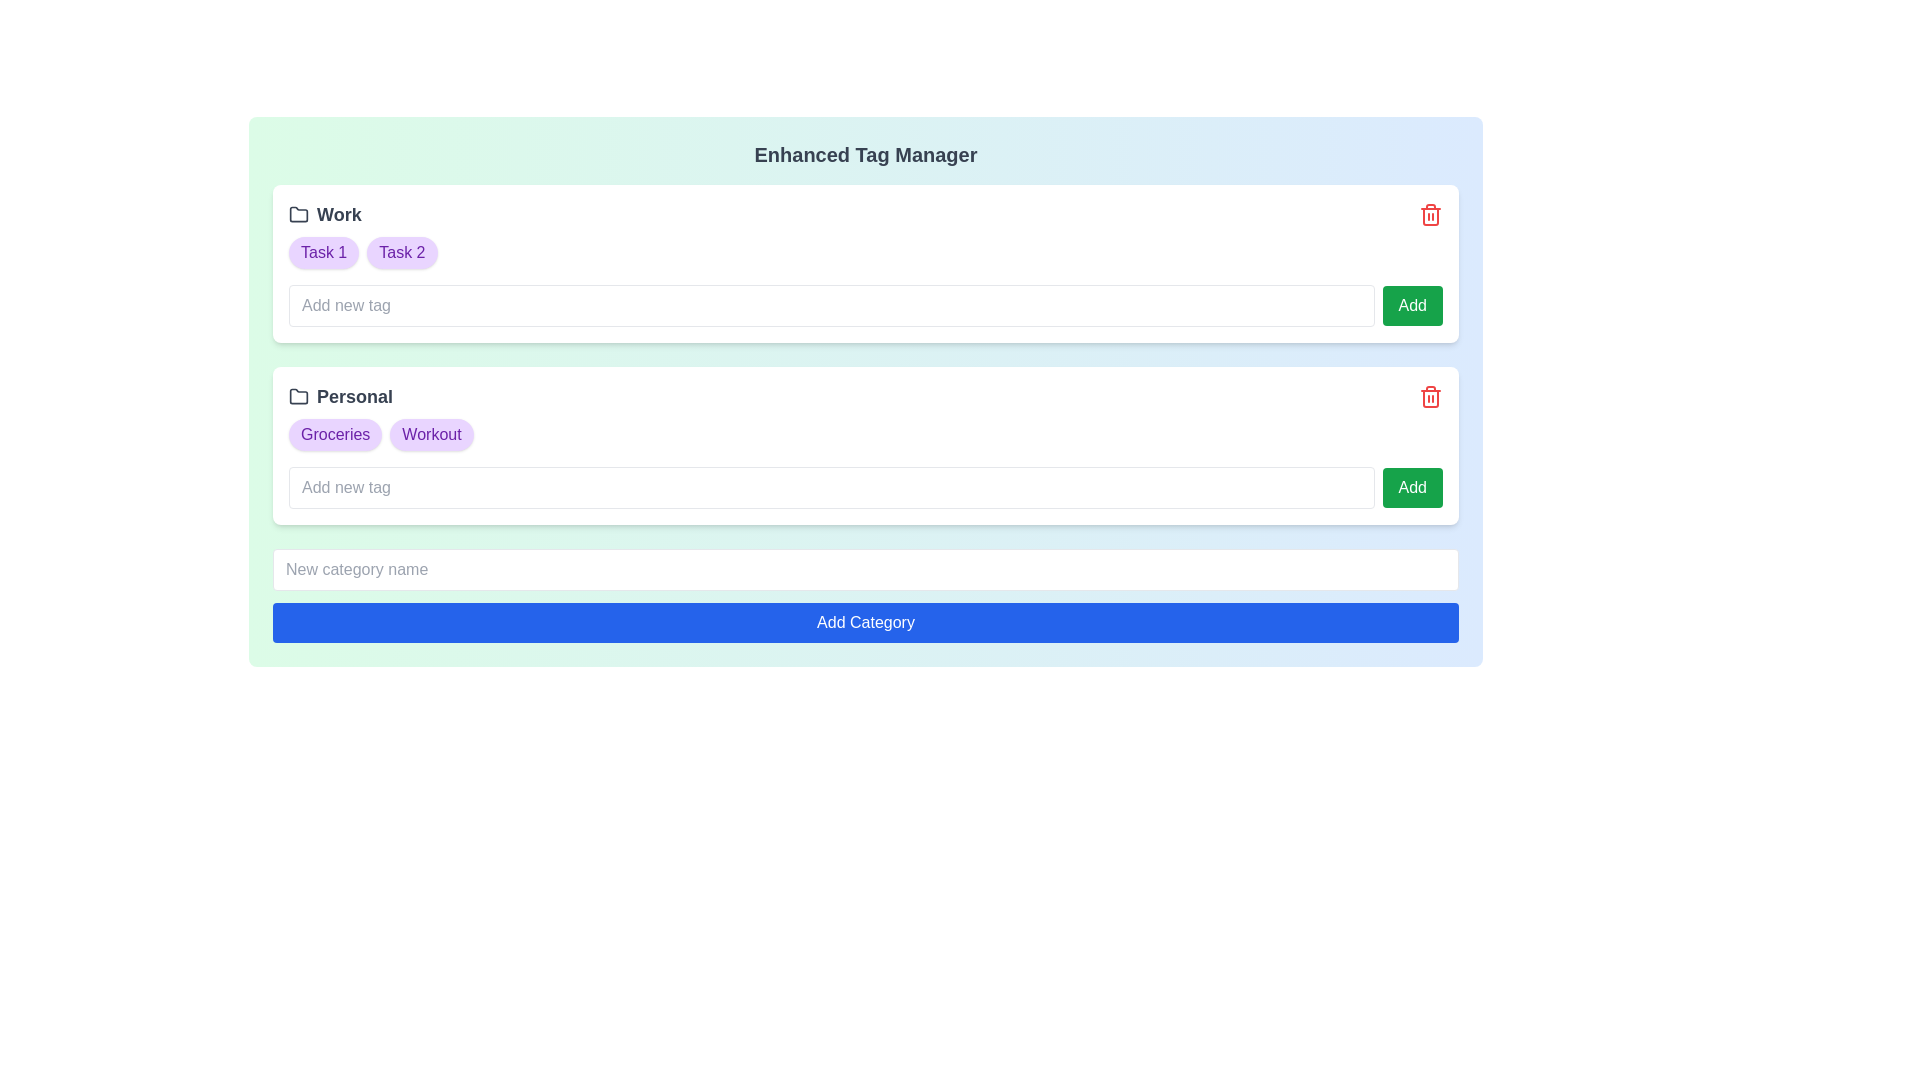 This screenshot has height=1080, width=1920. What do you see at coordinates (297, 215) in the screenshot?
I see `the 'Work' section icon, which is located to the left of the text 'Work' in the header` at bounding box center [297, 215].